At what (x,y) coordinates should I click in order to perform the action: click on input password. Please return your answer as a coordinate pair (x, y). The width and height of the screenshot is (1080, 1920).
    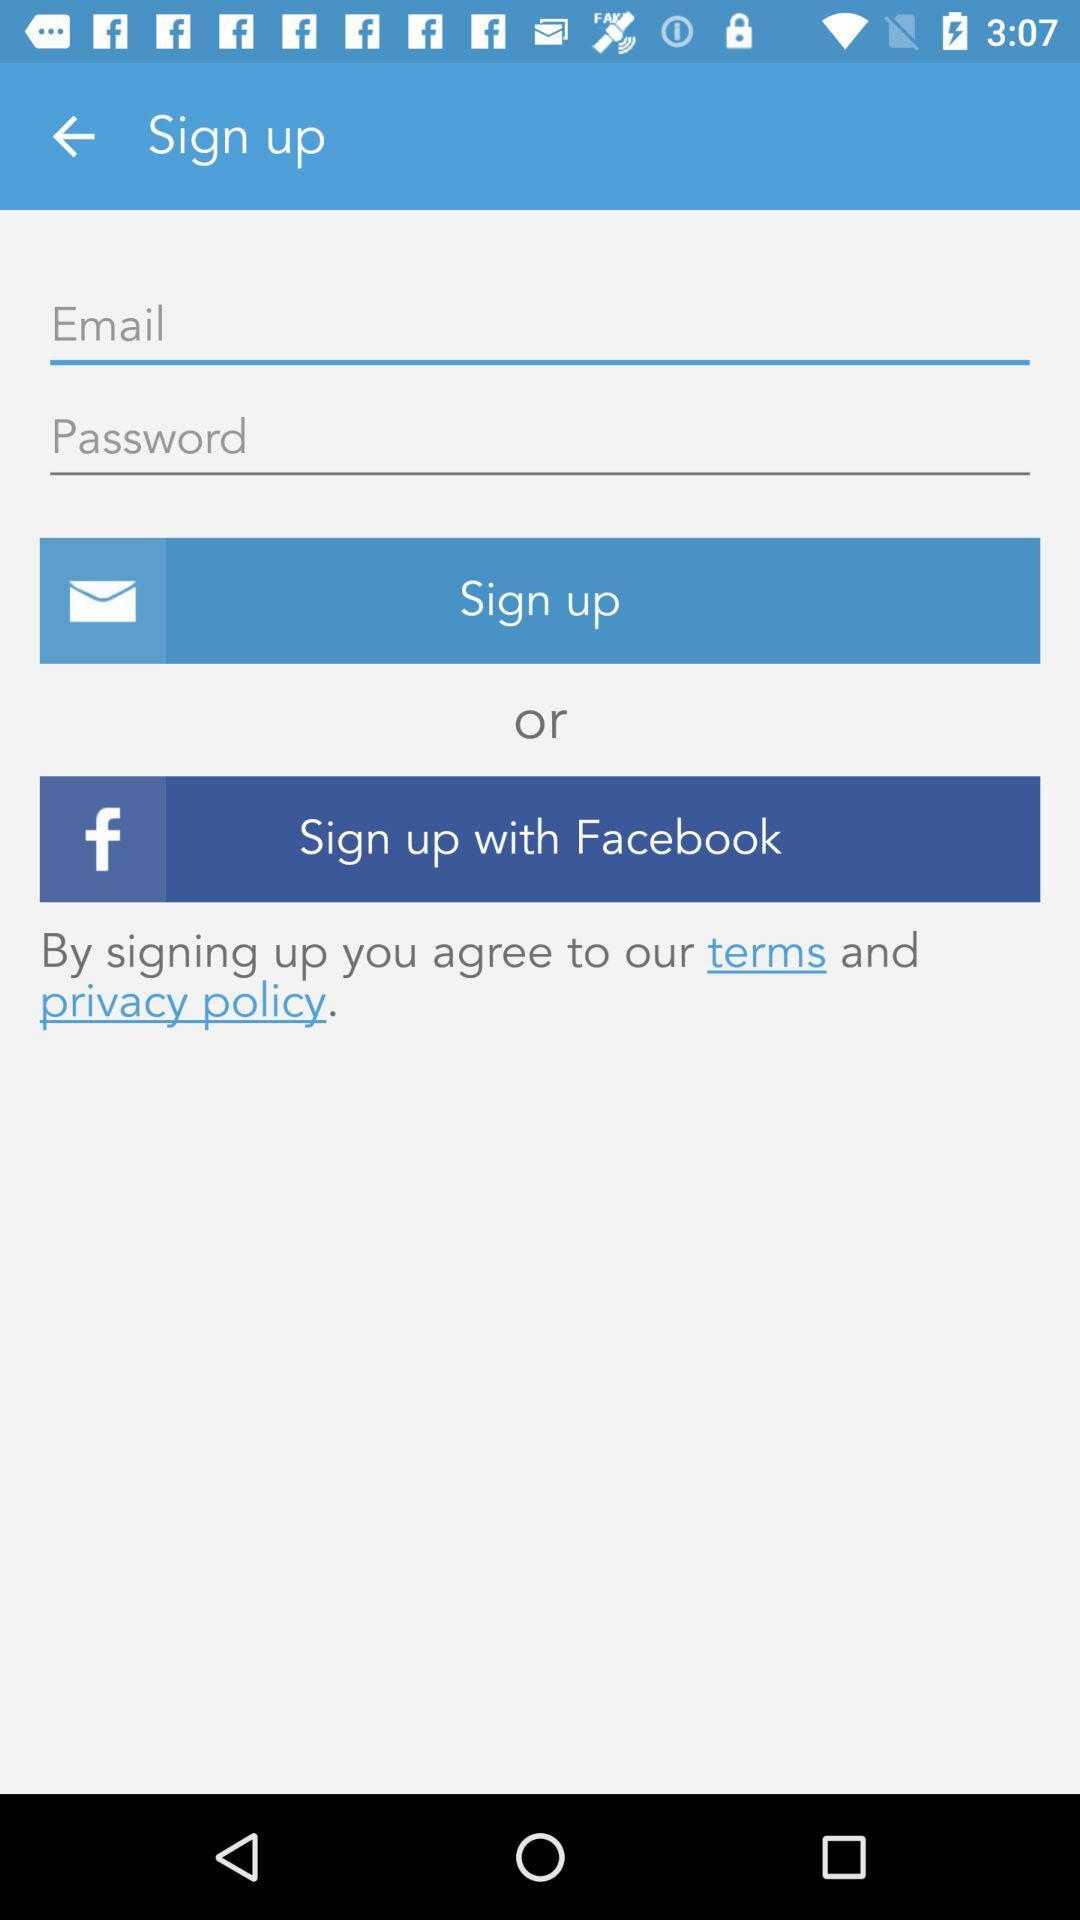
    Looking at the image, I should click on (540, 438).